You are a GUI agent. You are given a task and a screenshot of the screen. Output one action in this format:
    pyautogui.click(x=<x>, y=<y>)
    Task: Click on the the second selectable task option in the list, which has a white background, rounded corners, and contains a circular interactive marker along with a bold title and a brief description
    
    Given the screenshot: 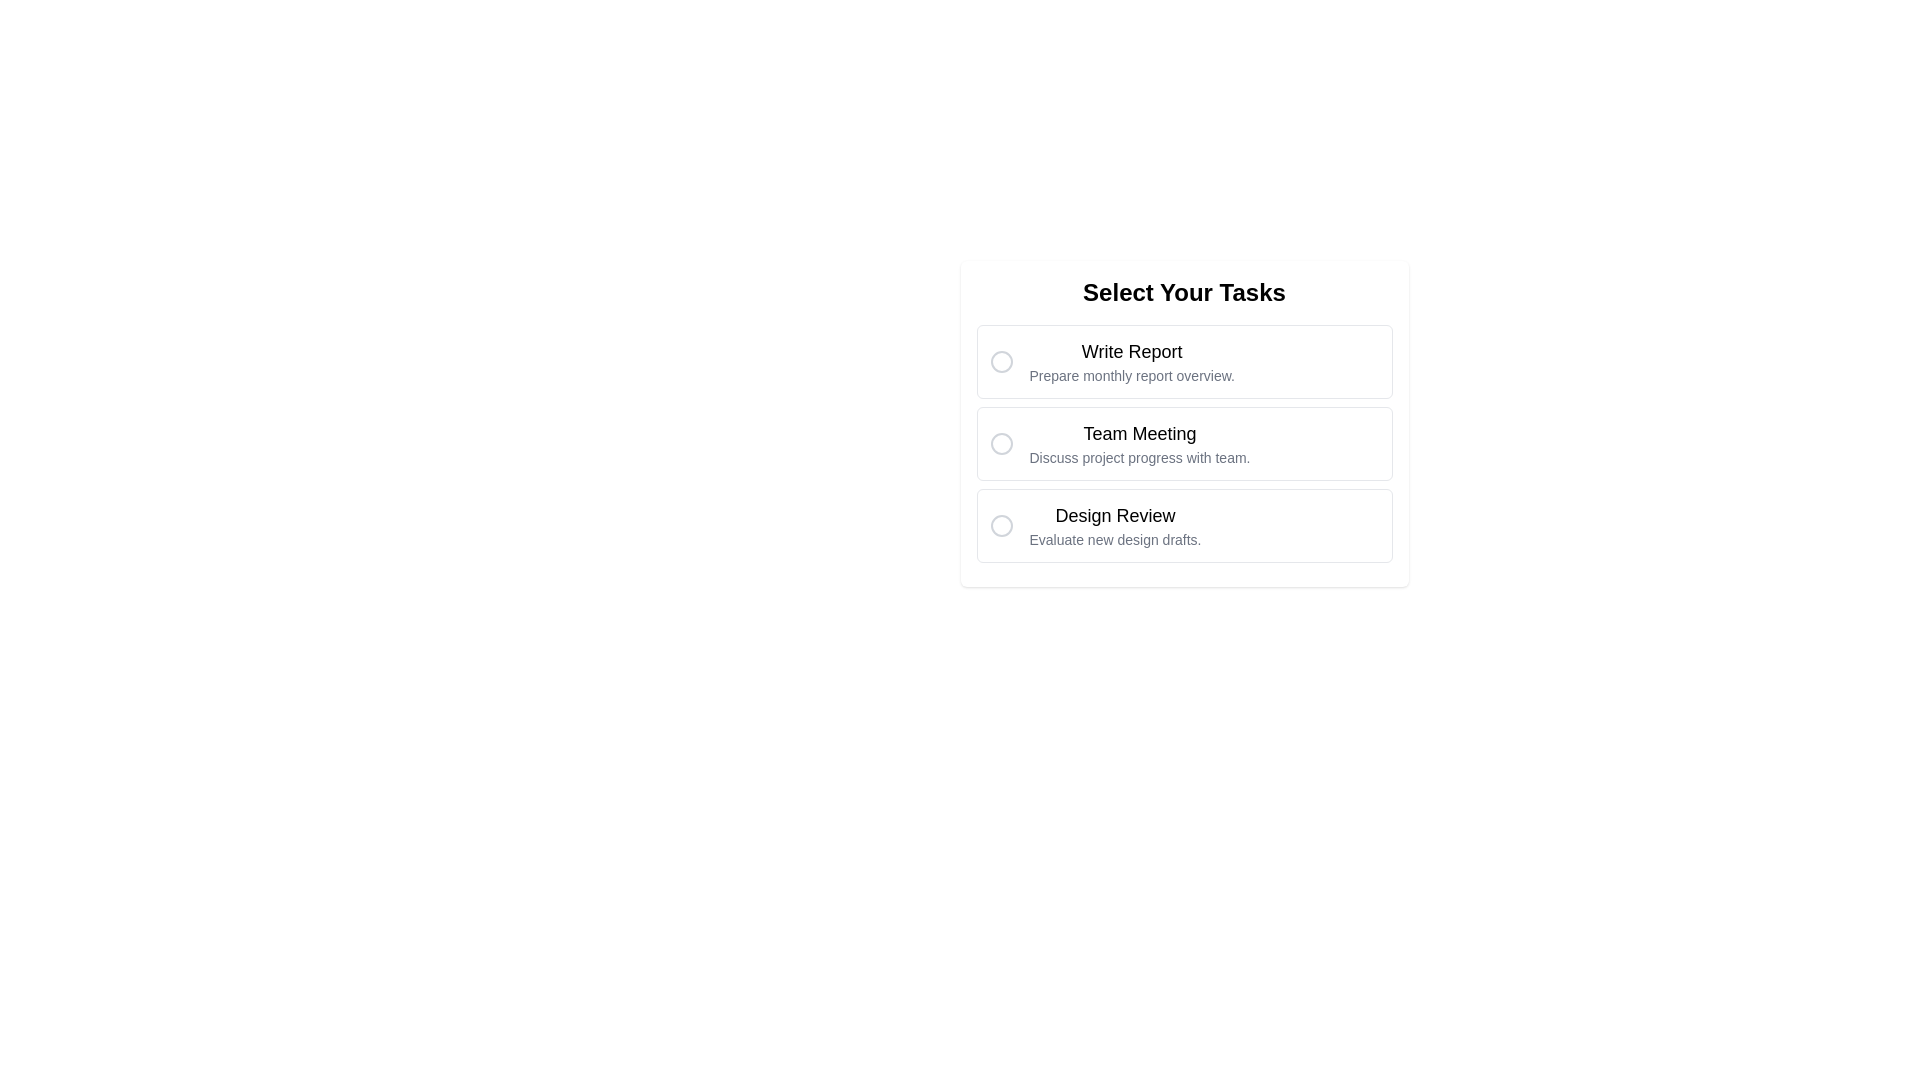 What is the action you would take?
    pyautogui.click(x=1184, y=423)
    